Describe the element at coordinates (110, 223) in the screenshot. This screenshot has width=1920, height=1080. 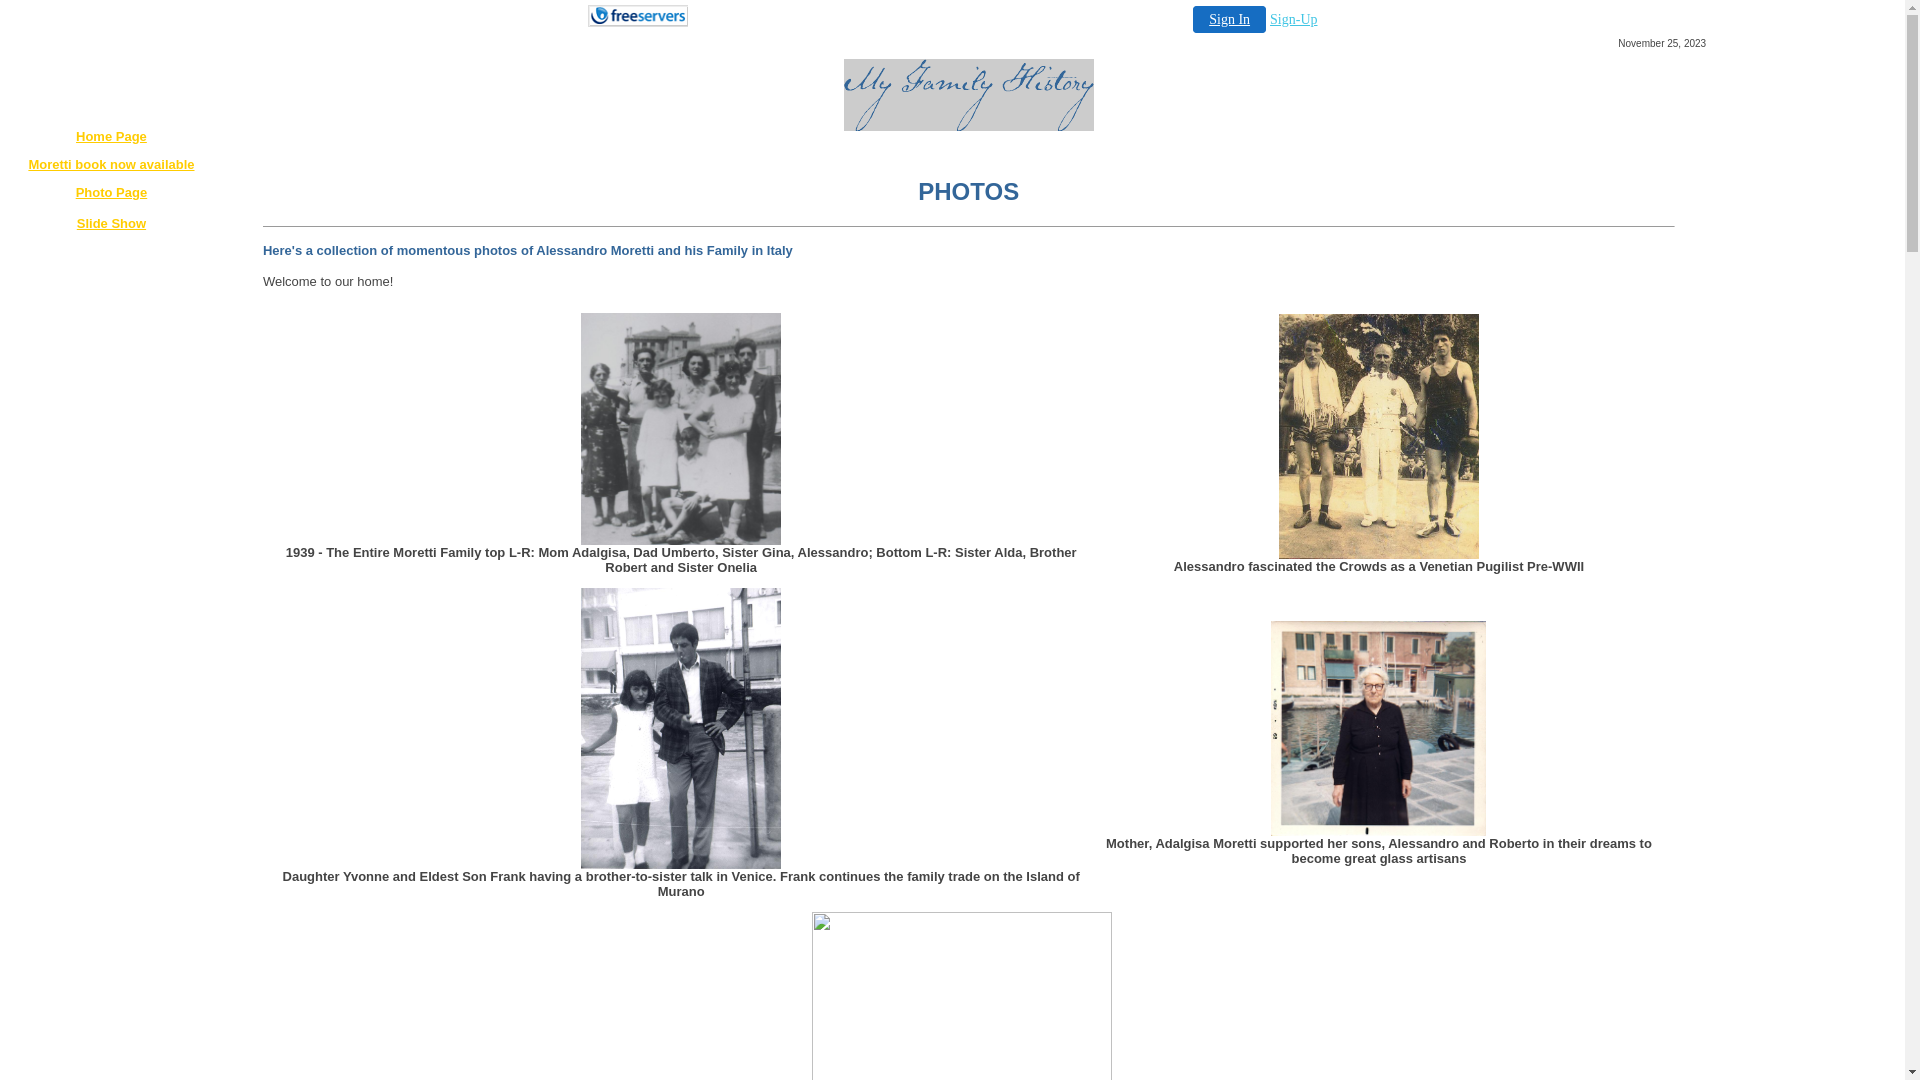
I see `'Slide Show'` at that location.